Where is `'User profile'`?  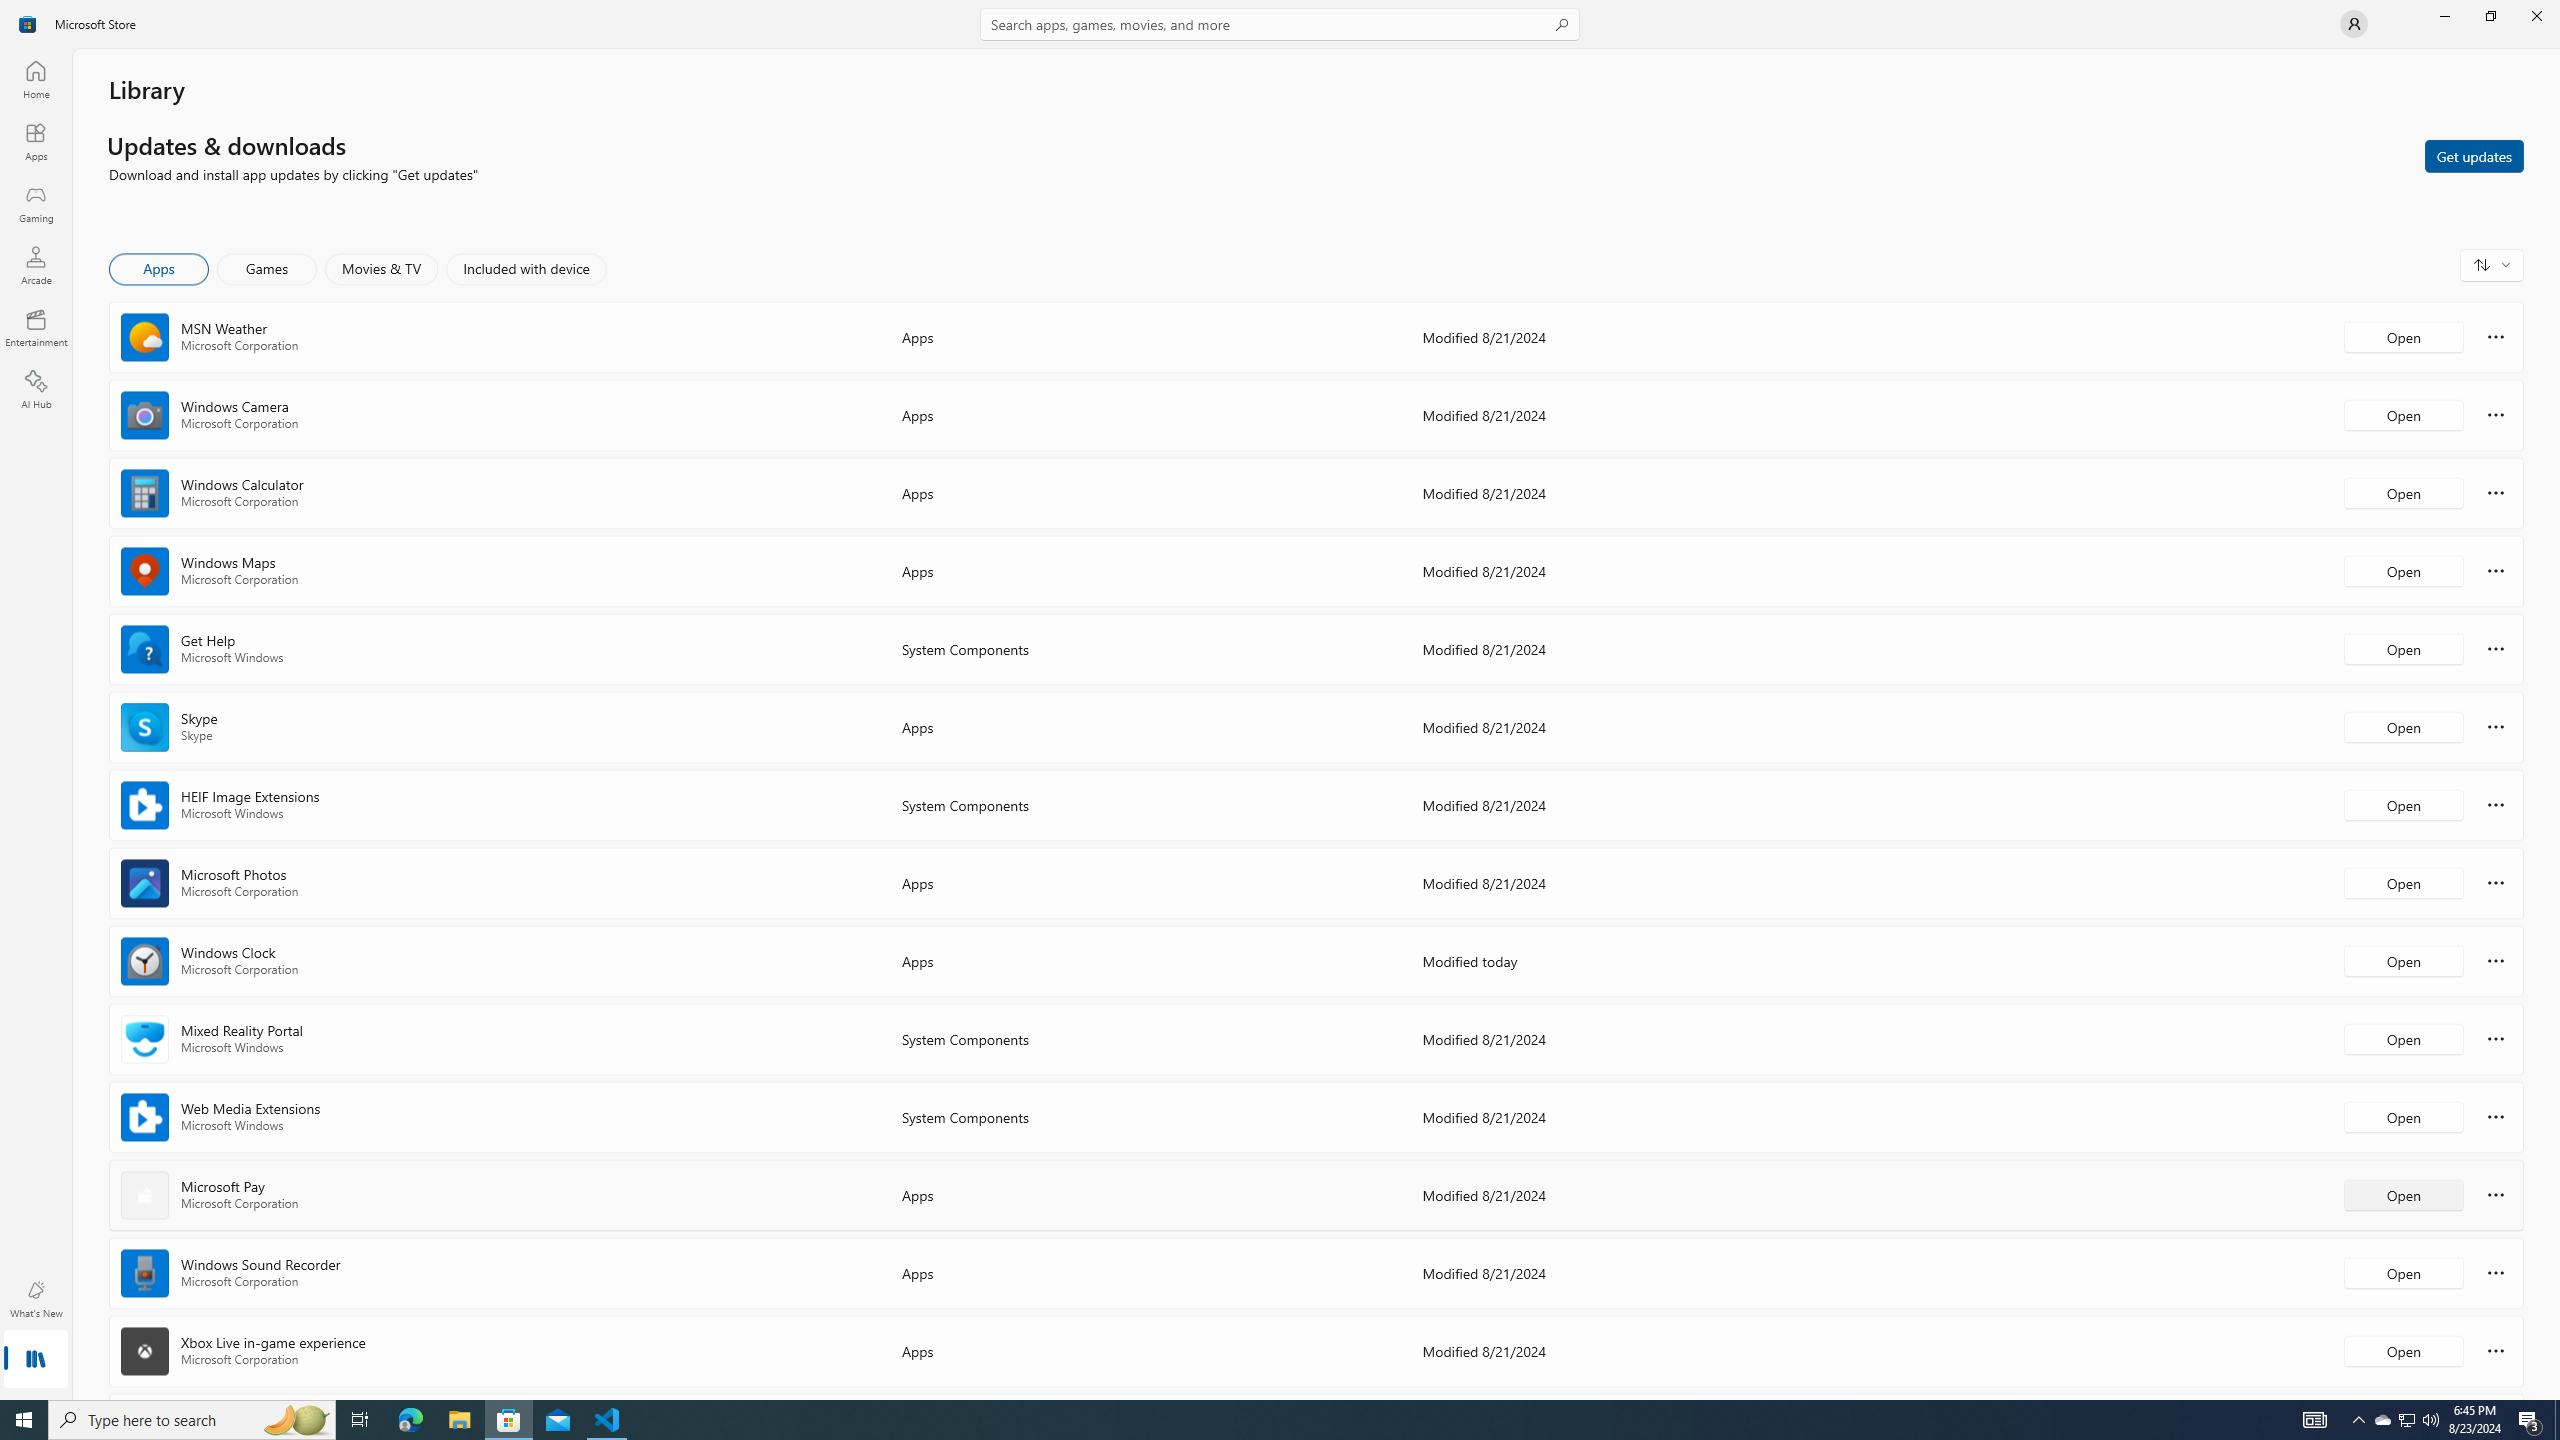 'User profile' is located at coordinates (2352, 22).